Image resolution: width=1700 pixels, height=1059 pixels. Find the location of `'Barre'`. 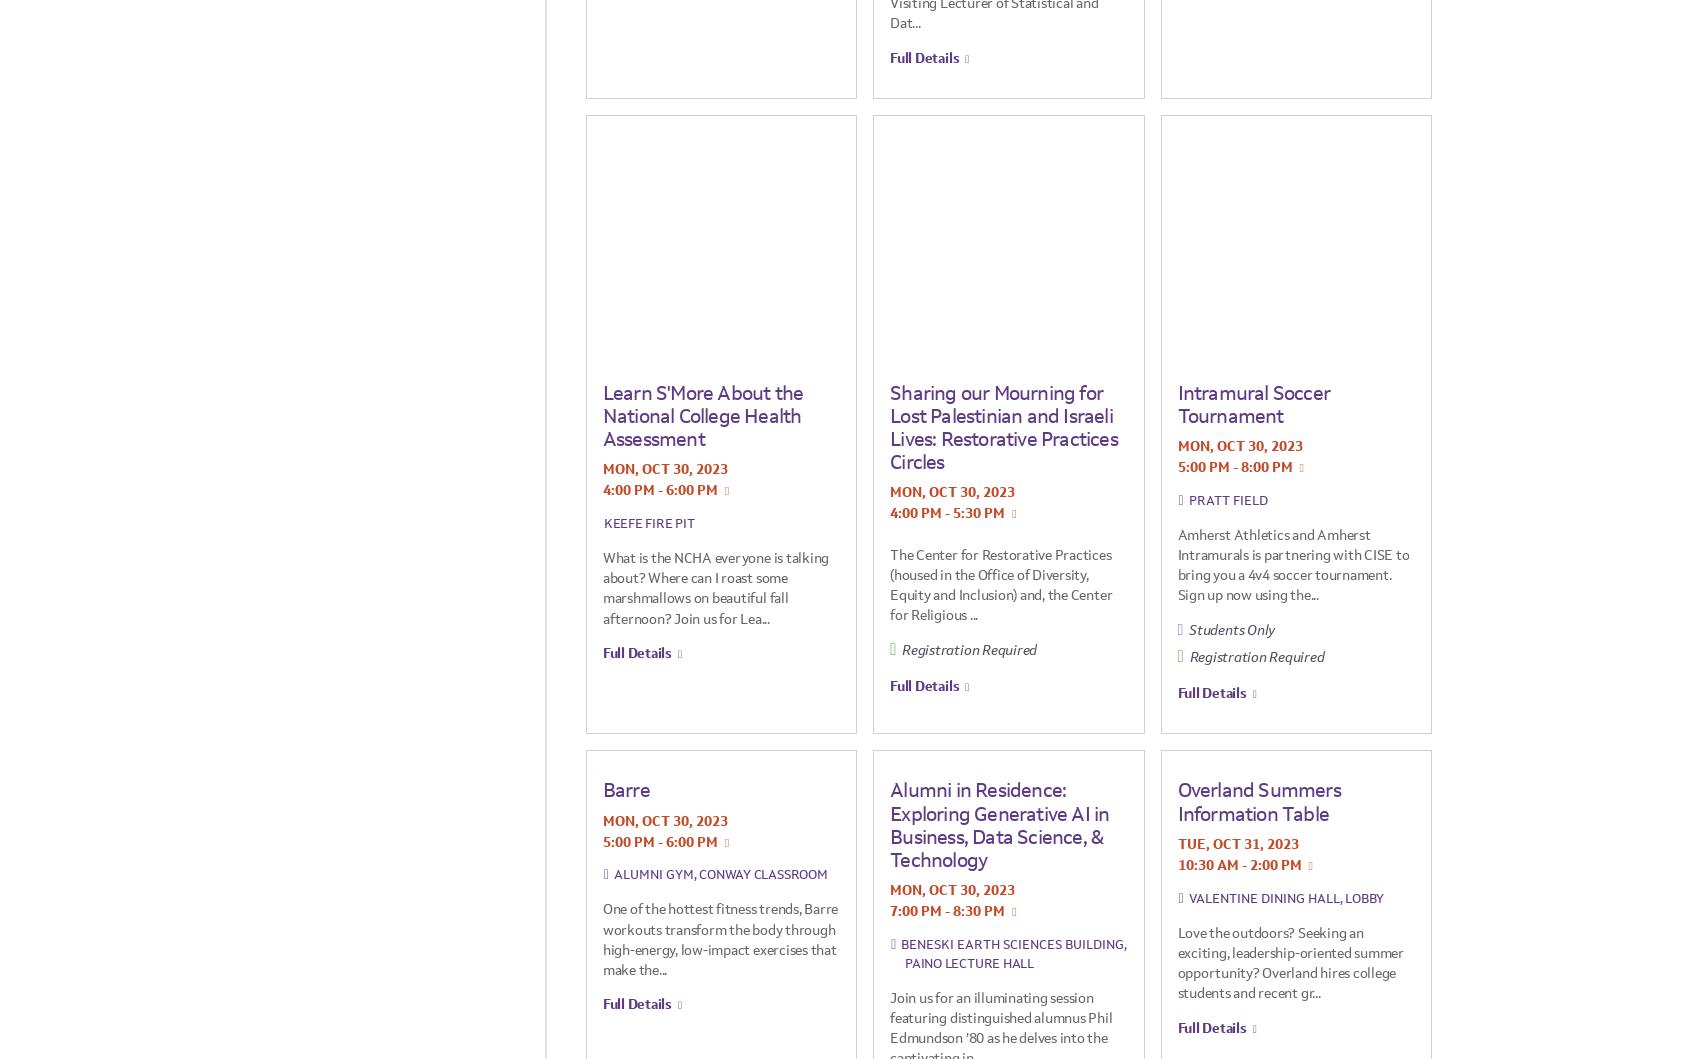

'Barre' is located at coordinates (624, 789).